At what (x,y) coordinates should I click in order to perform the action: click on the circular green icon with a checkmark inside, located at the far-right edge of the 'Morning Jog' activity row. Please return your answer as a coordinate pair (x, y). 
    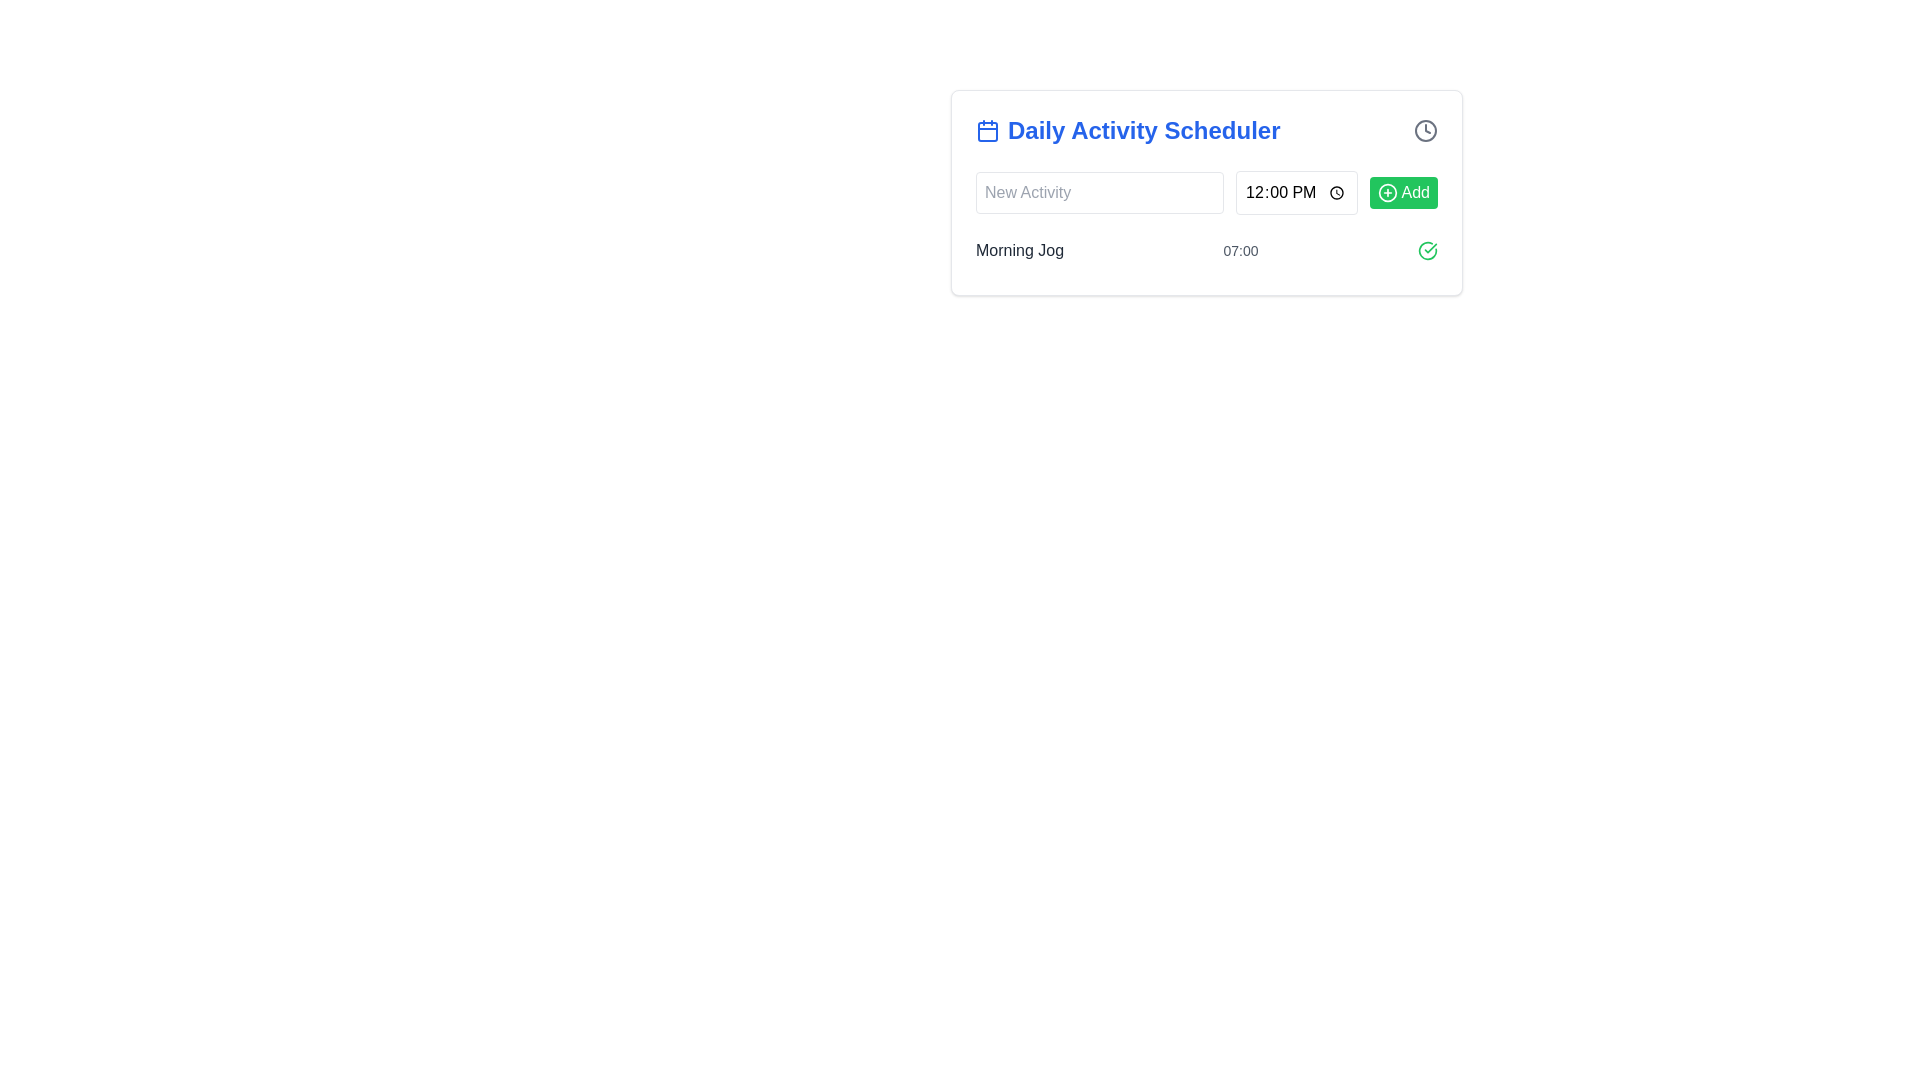
    Looking at the image, I should click on (1427, 249).